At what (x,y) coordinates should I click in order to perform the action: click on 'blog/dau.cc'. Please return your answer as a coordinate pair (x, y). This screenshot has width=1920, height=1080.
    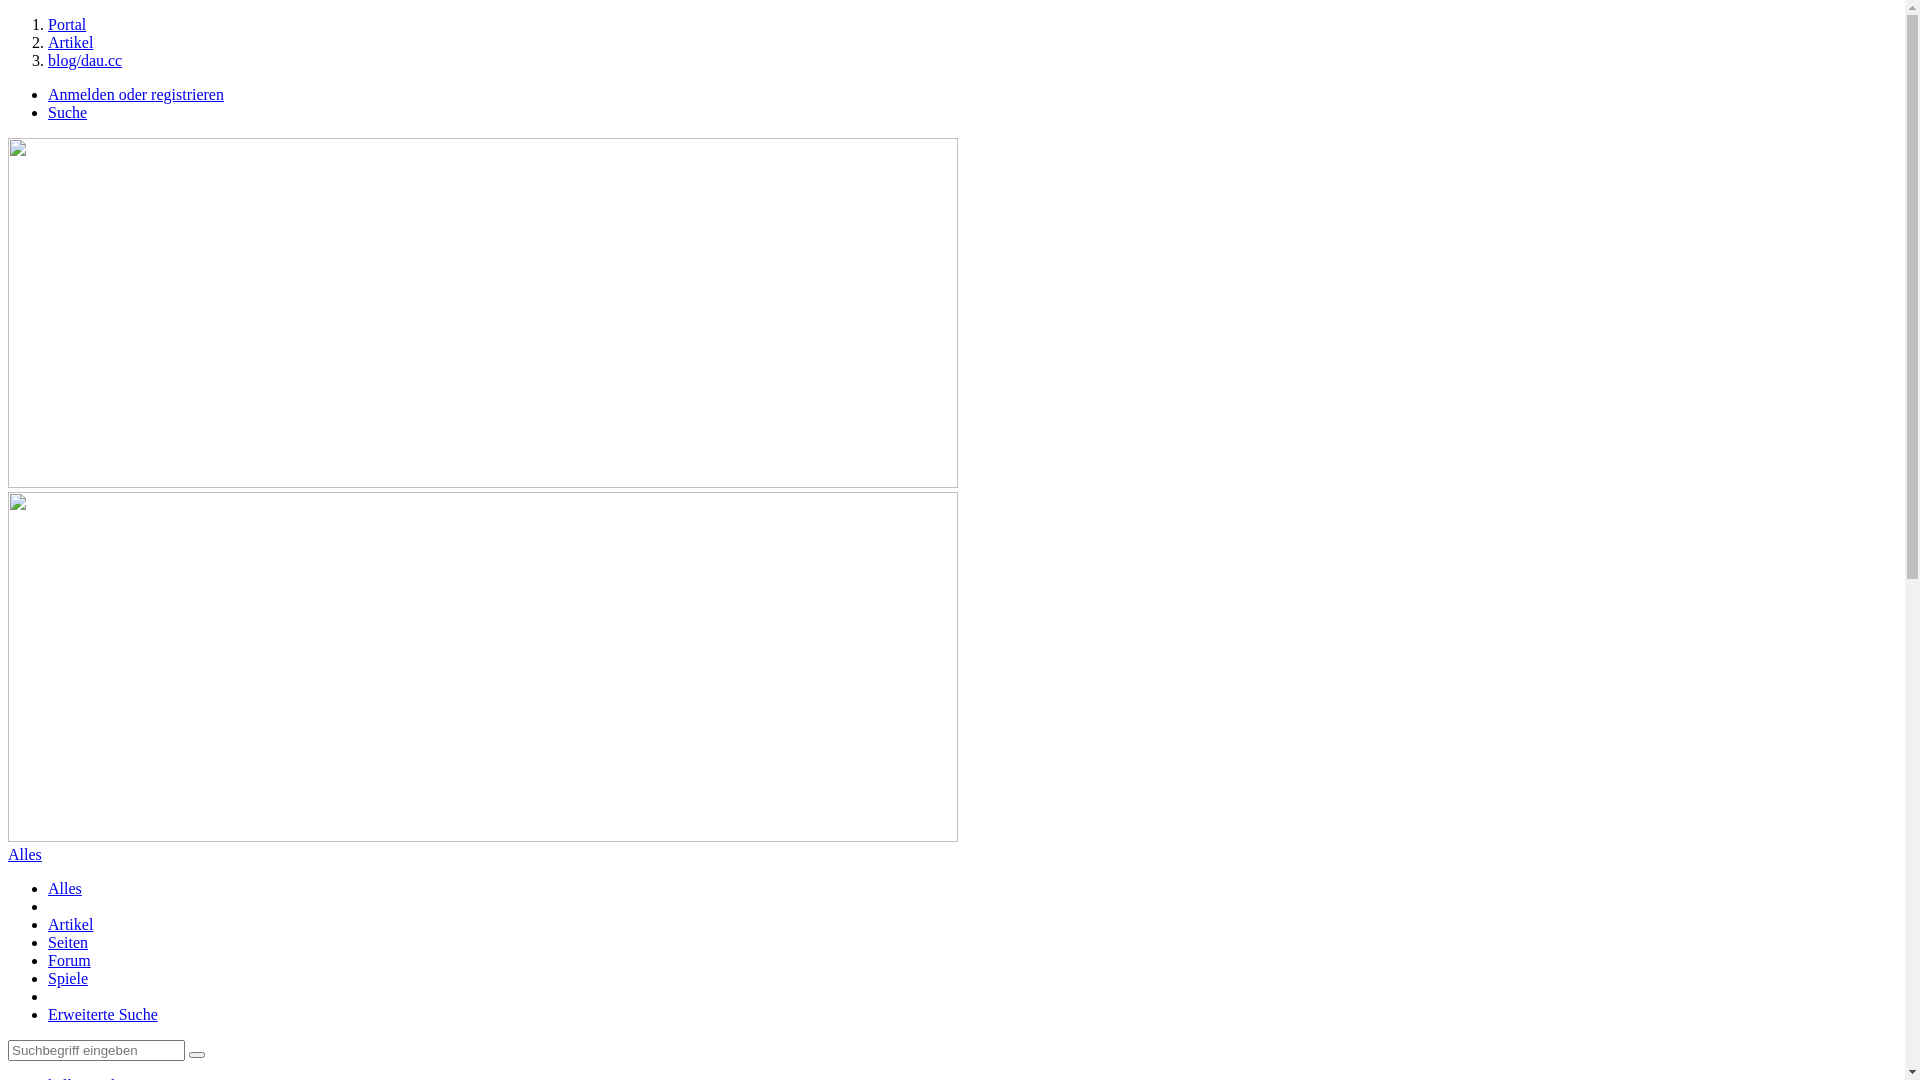
    Looking at the image, I should click on (84, 59).